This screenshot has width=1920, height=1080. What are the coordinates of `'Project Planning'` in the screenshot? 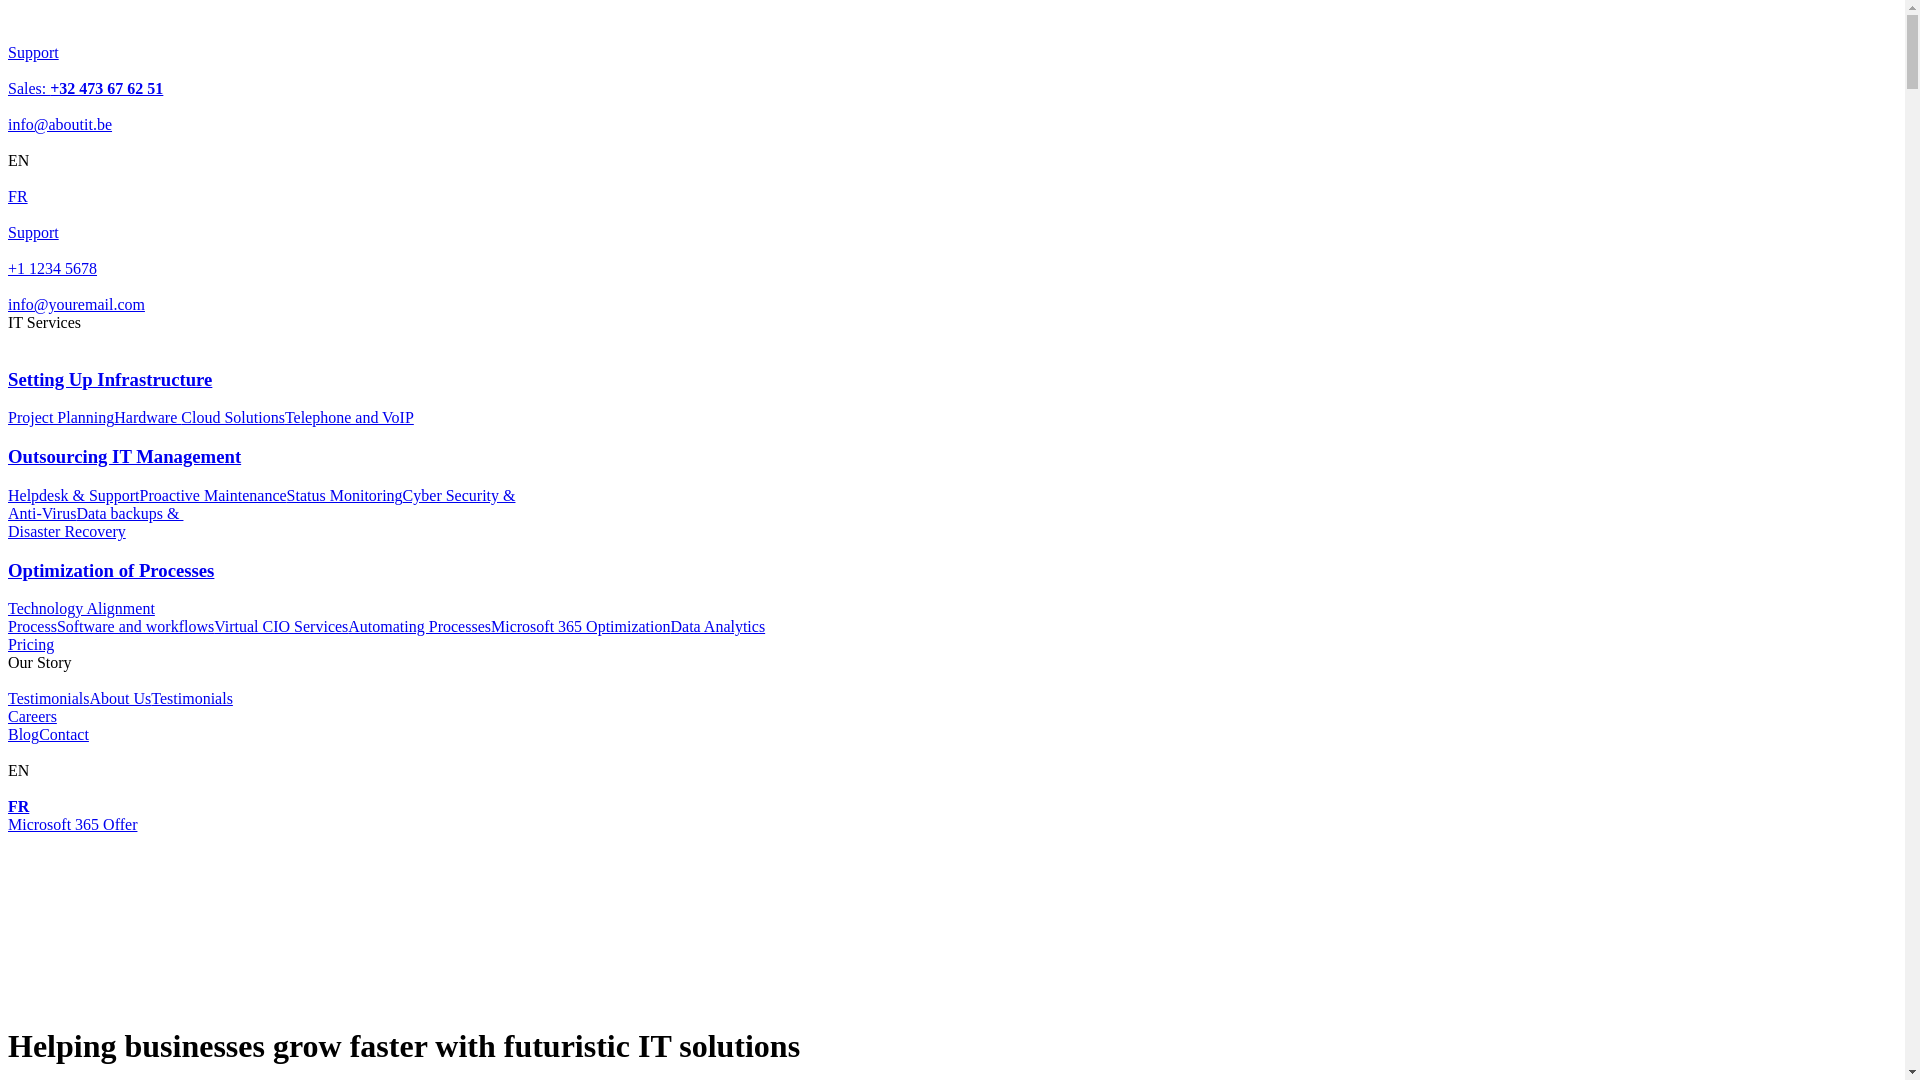 It's located at (61, 416).